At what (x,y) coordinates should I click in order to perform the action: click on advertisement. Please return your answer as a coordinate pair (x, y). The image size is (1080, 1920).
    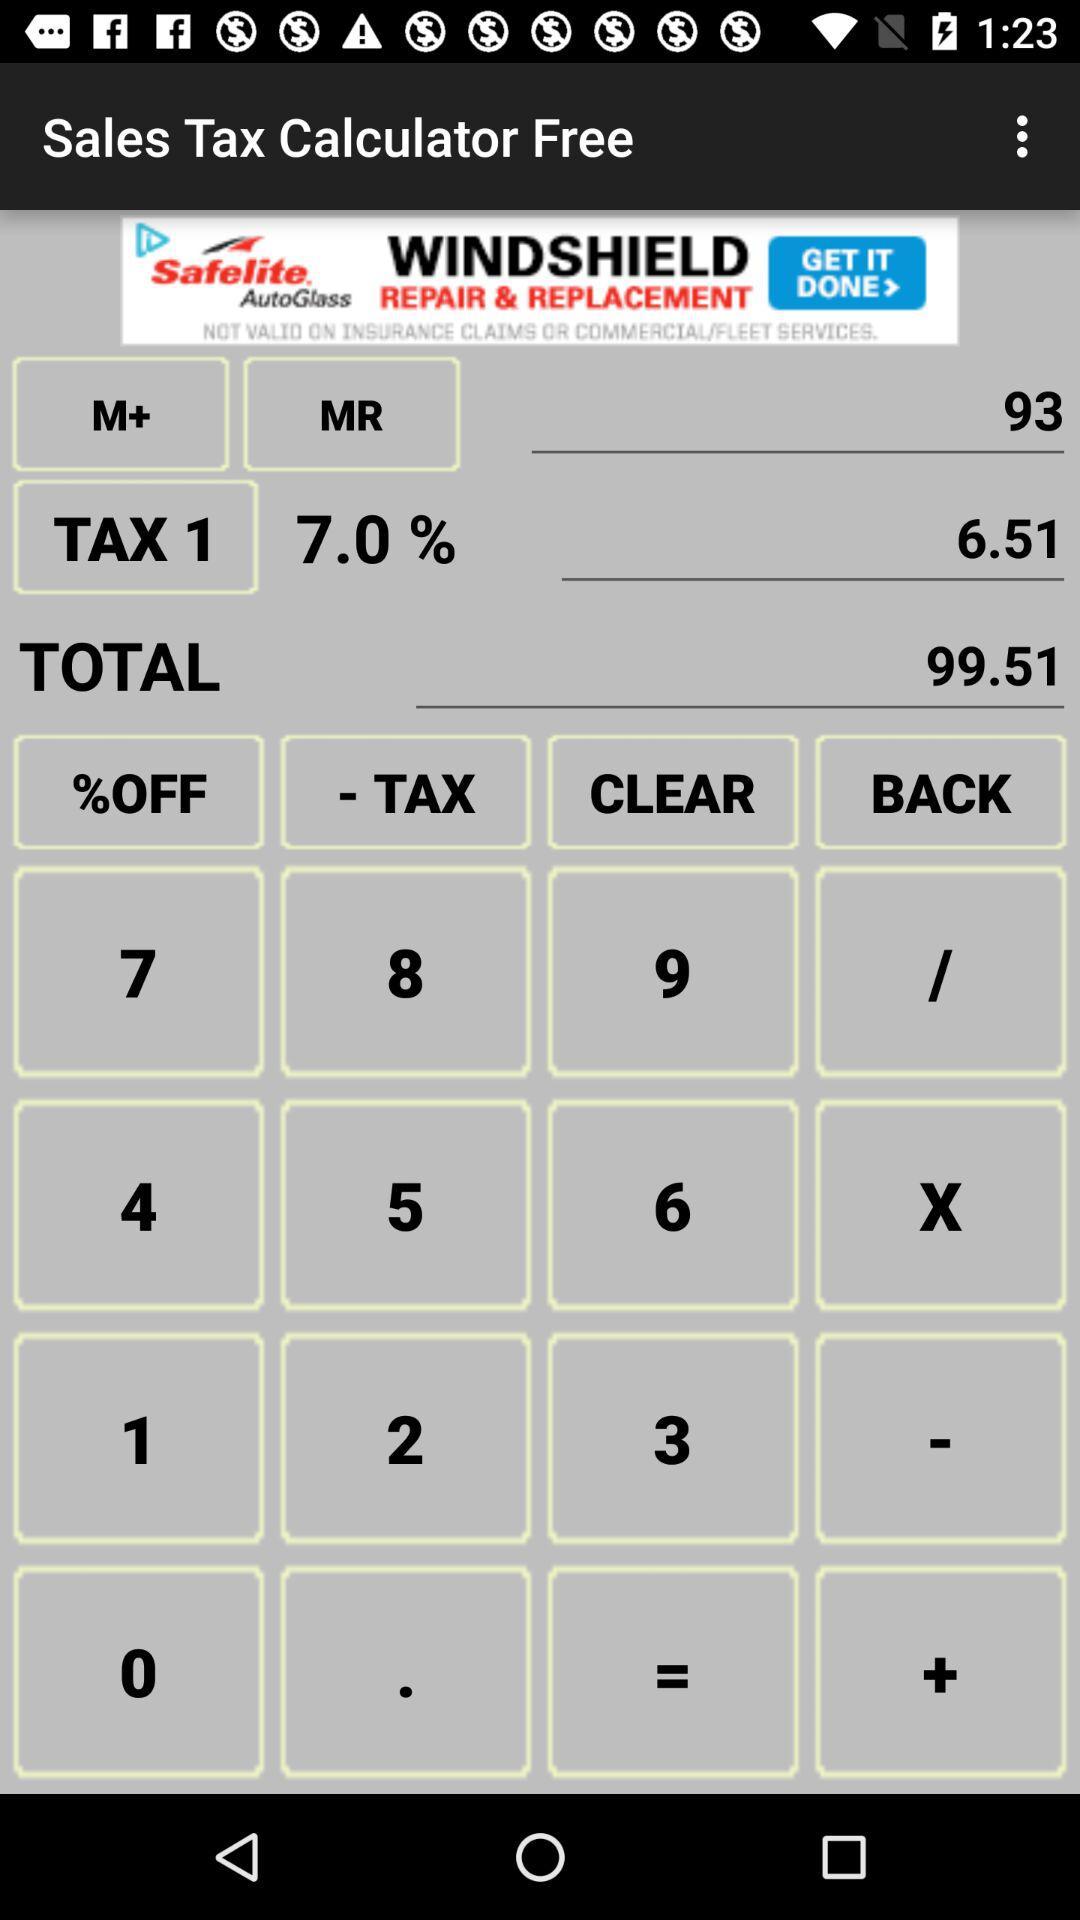
    Looking at the image, I should click on (540, 279).